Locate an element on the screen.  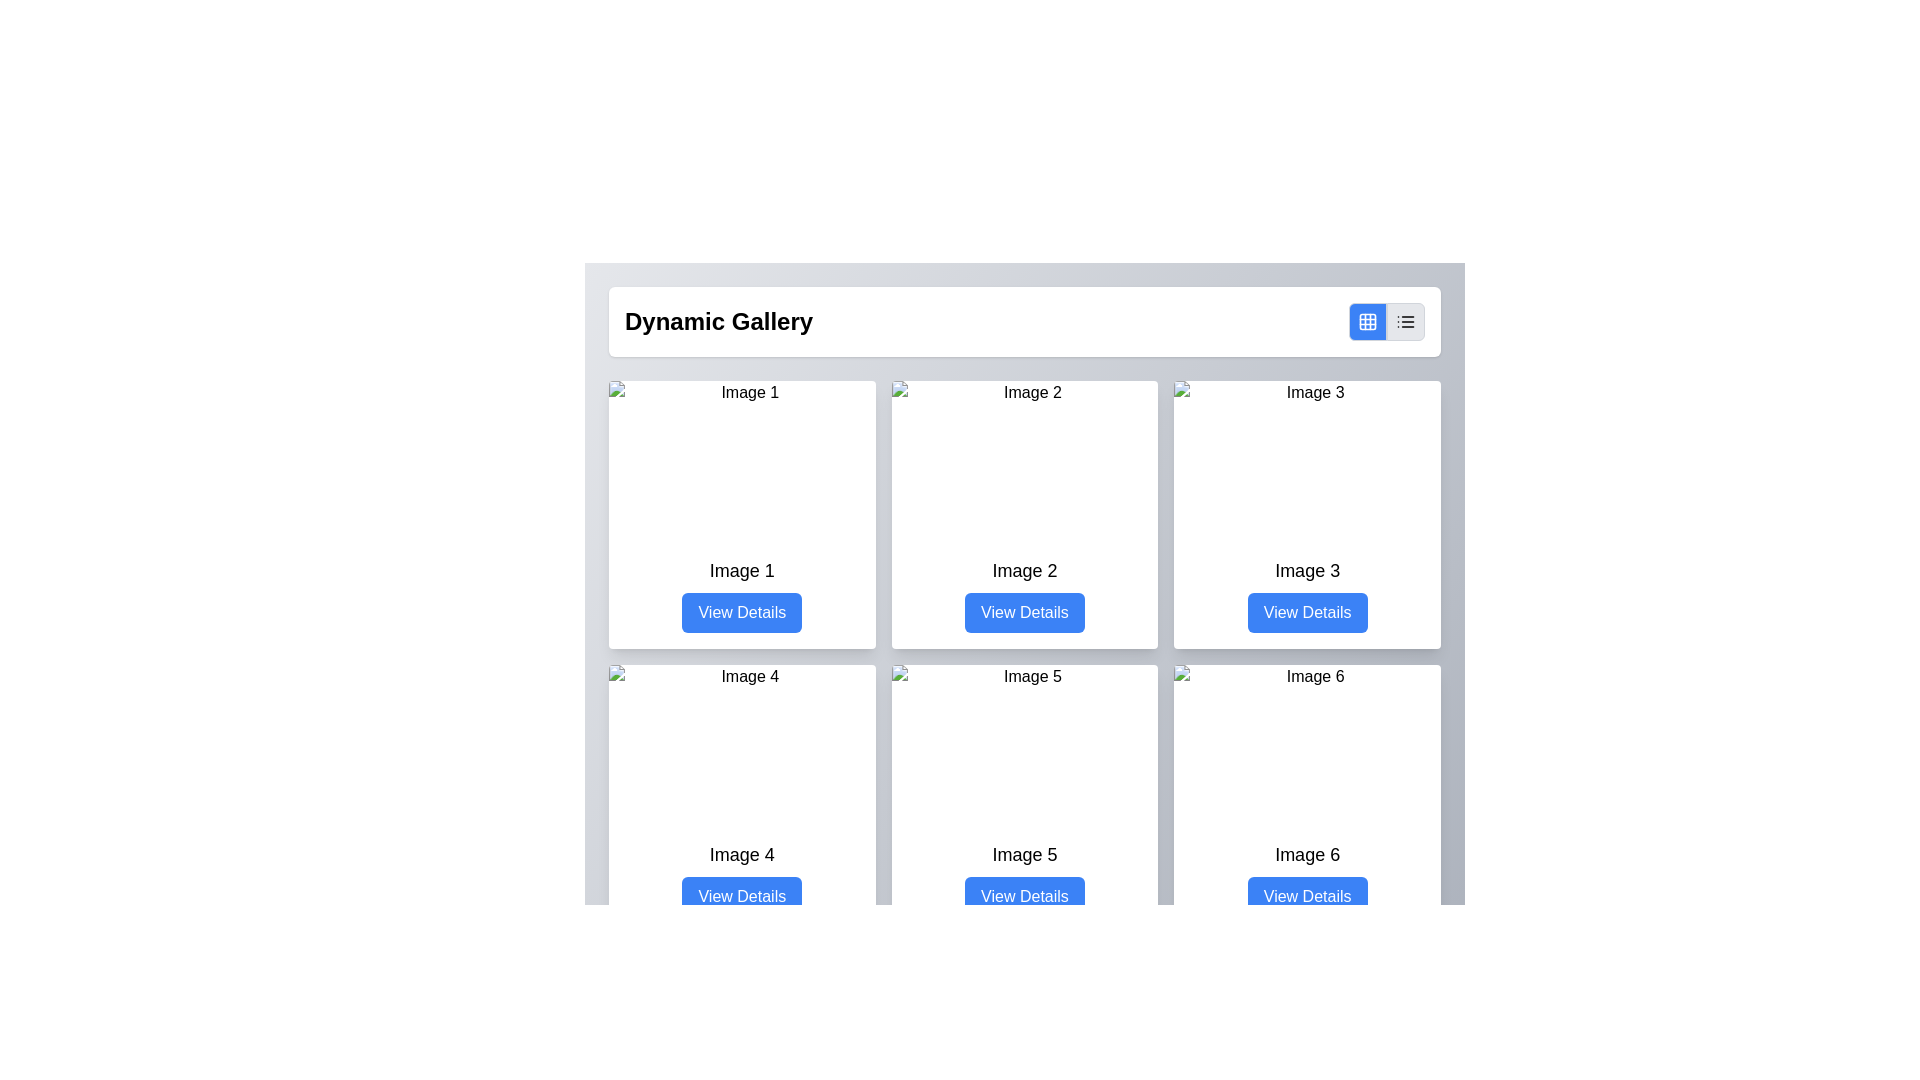
the active grid layout icon located in the top-right corner of the interface, inside the toggle button group next to the 'Dynamic Gallery' heading is located at coordinates (1367, 320).